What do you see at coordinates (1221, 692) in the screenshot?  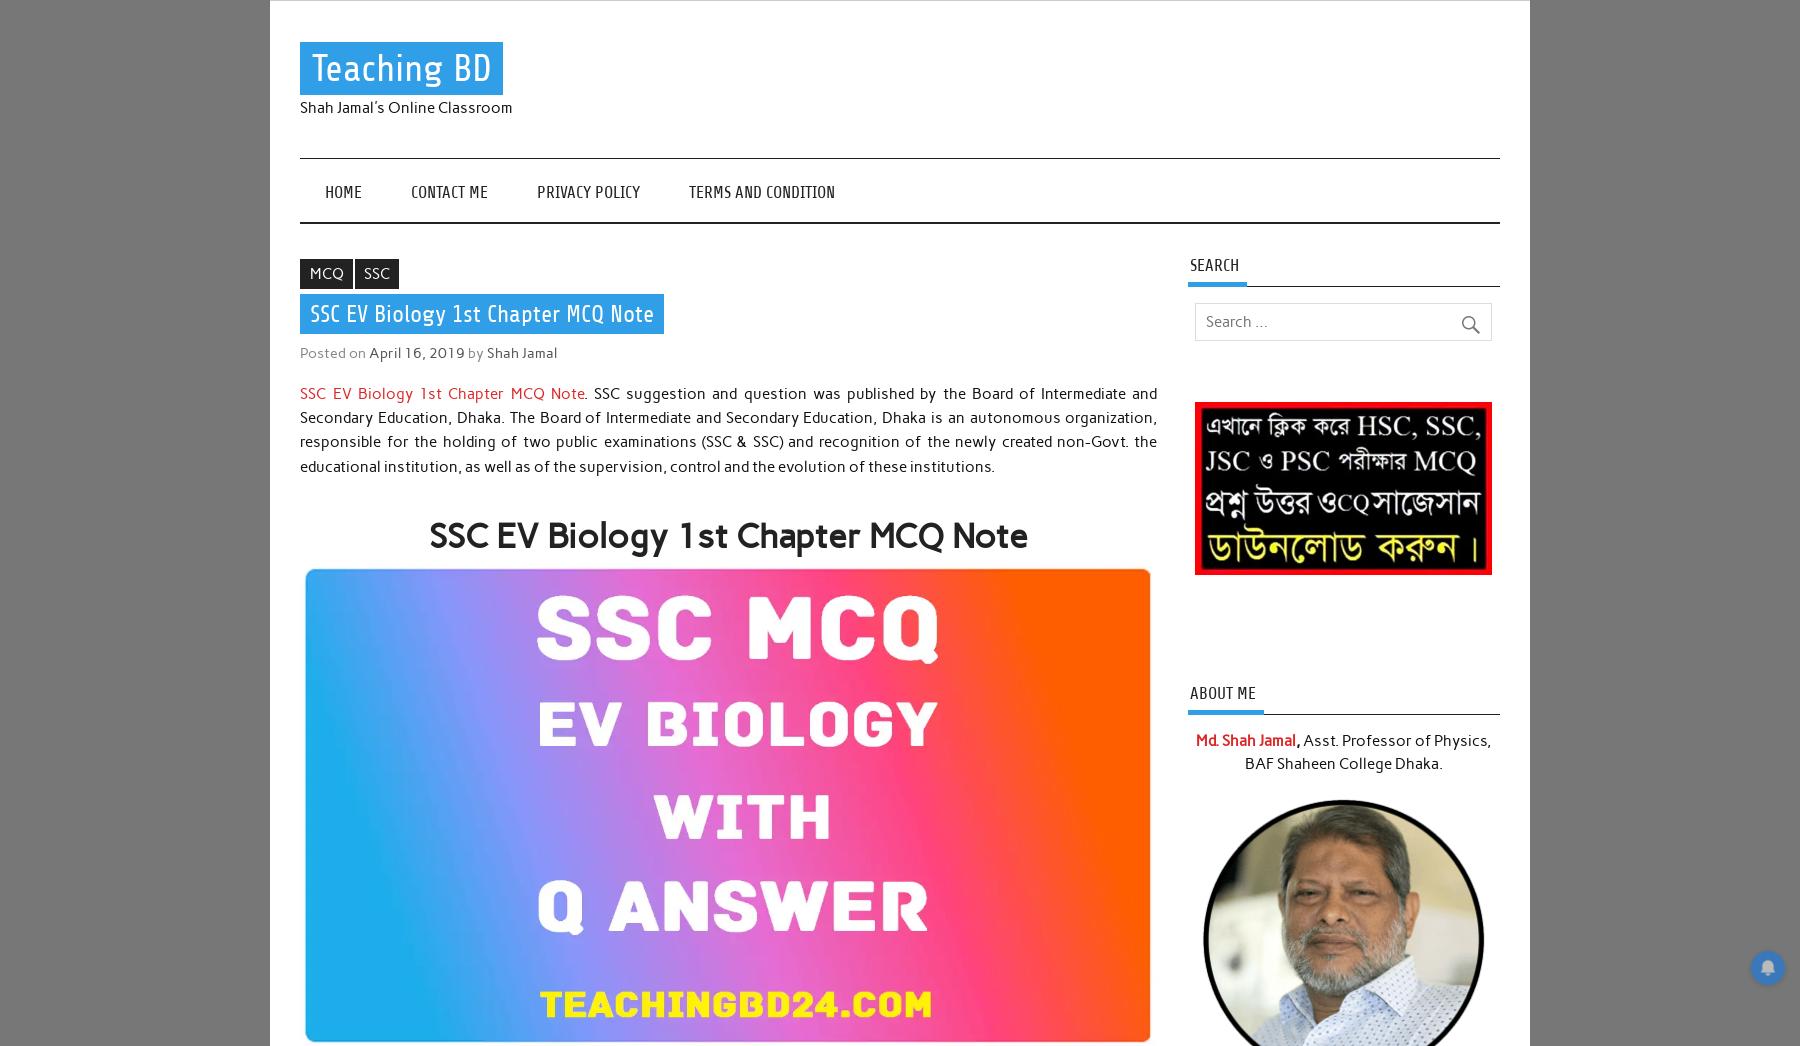 I see `'About Me'` at bounding box center [1221, 692].